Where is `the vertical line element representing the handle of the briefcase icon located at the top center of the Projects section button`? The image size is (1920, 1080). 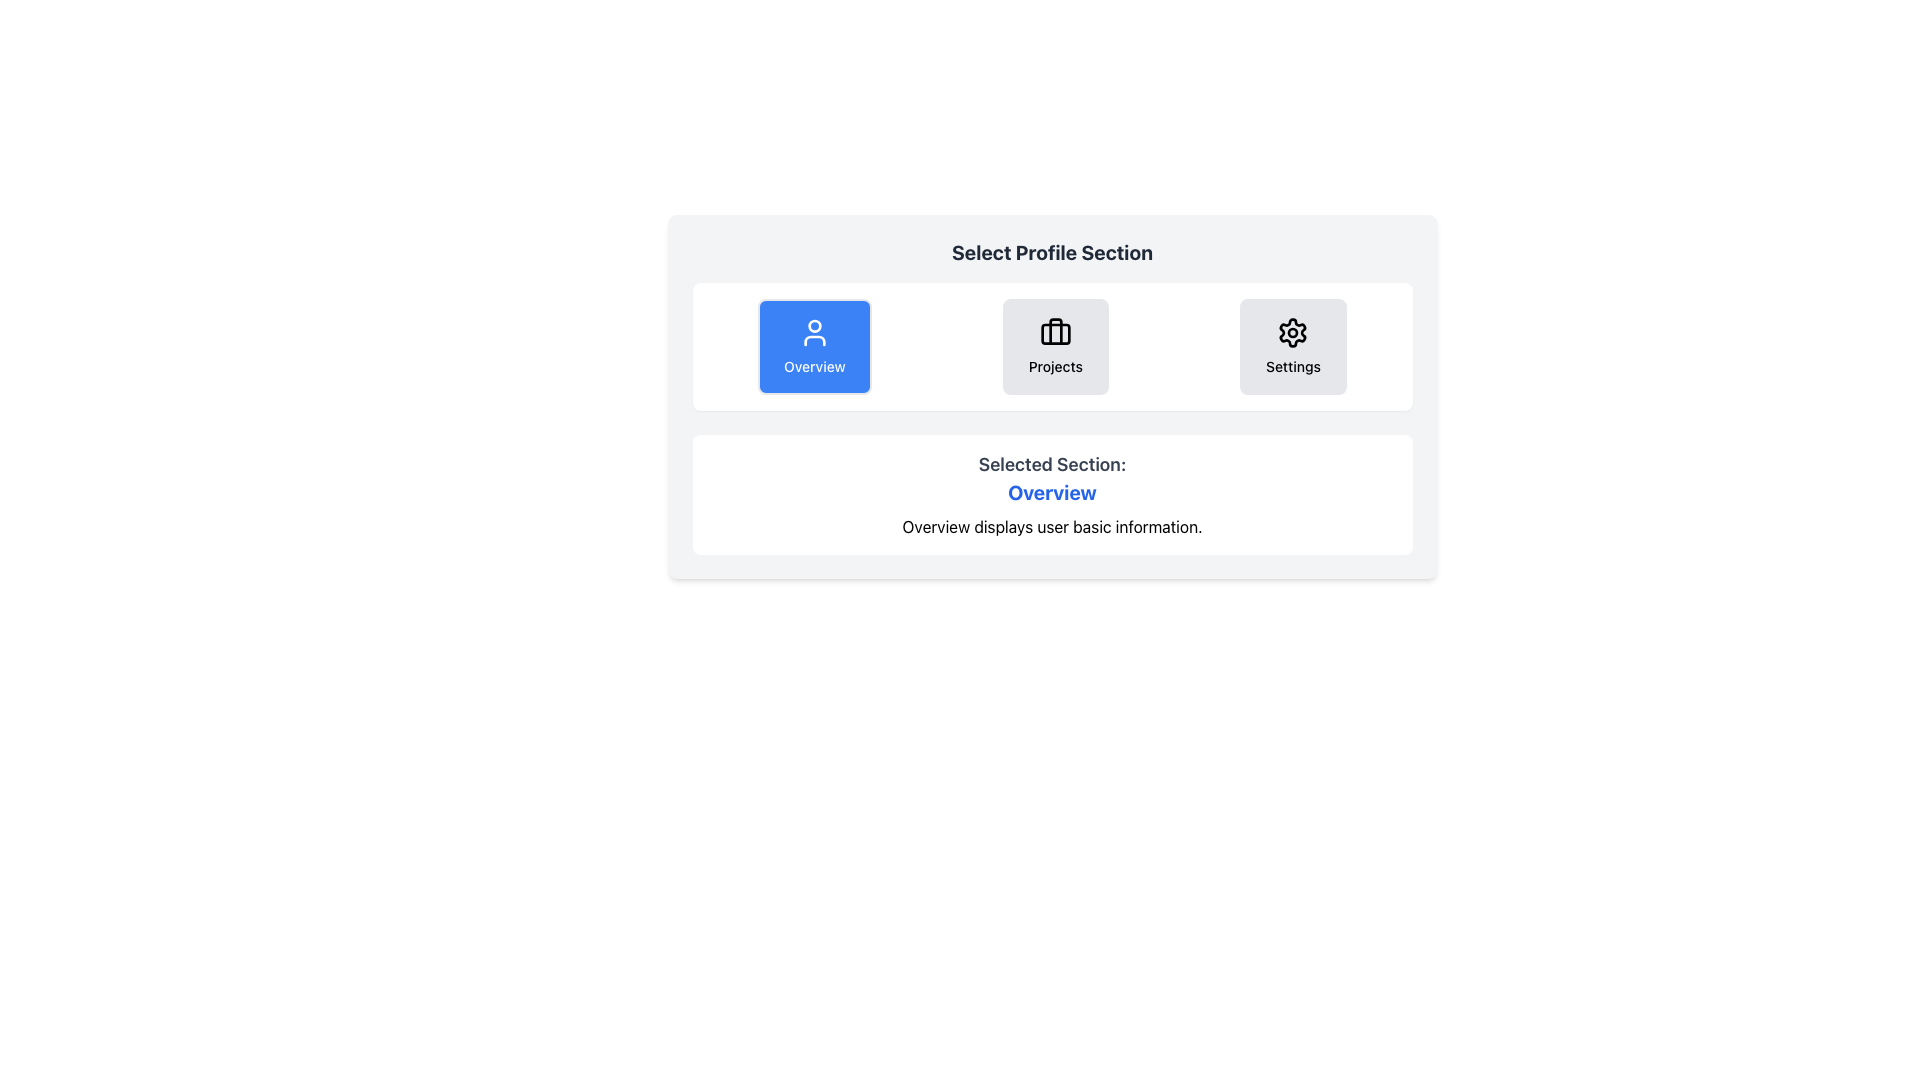 the vertical line element representing the handle of the briefcase icon located at the top center of the Projects section button is located at coordinates (1054, 330).